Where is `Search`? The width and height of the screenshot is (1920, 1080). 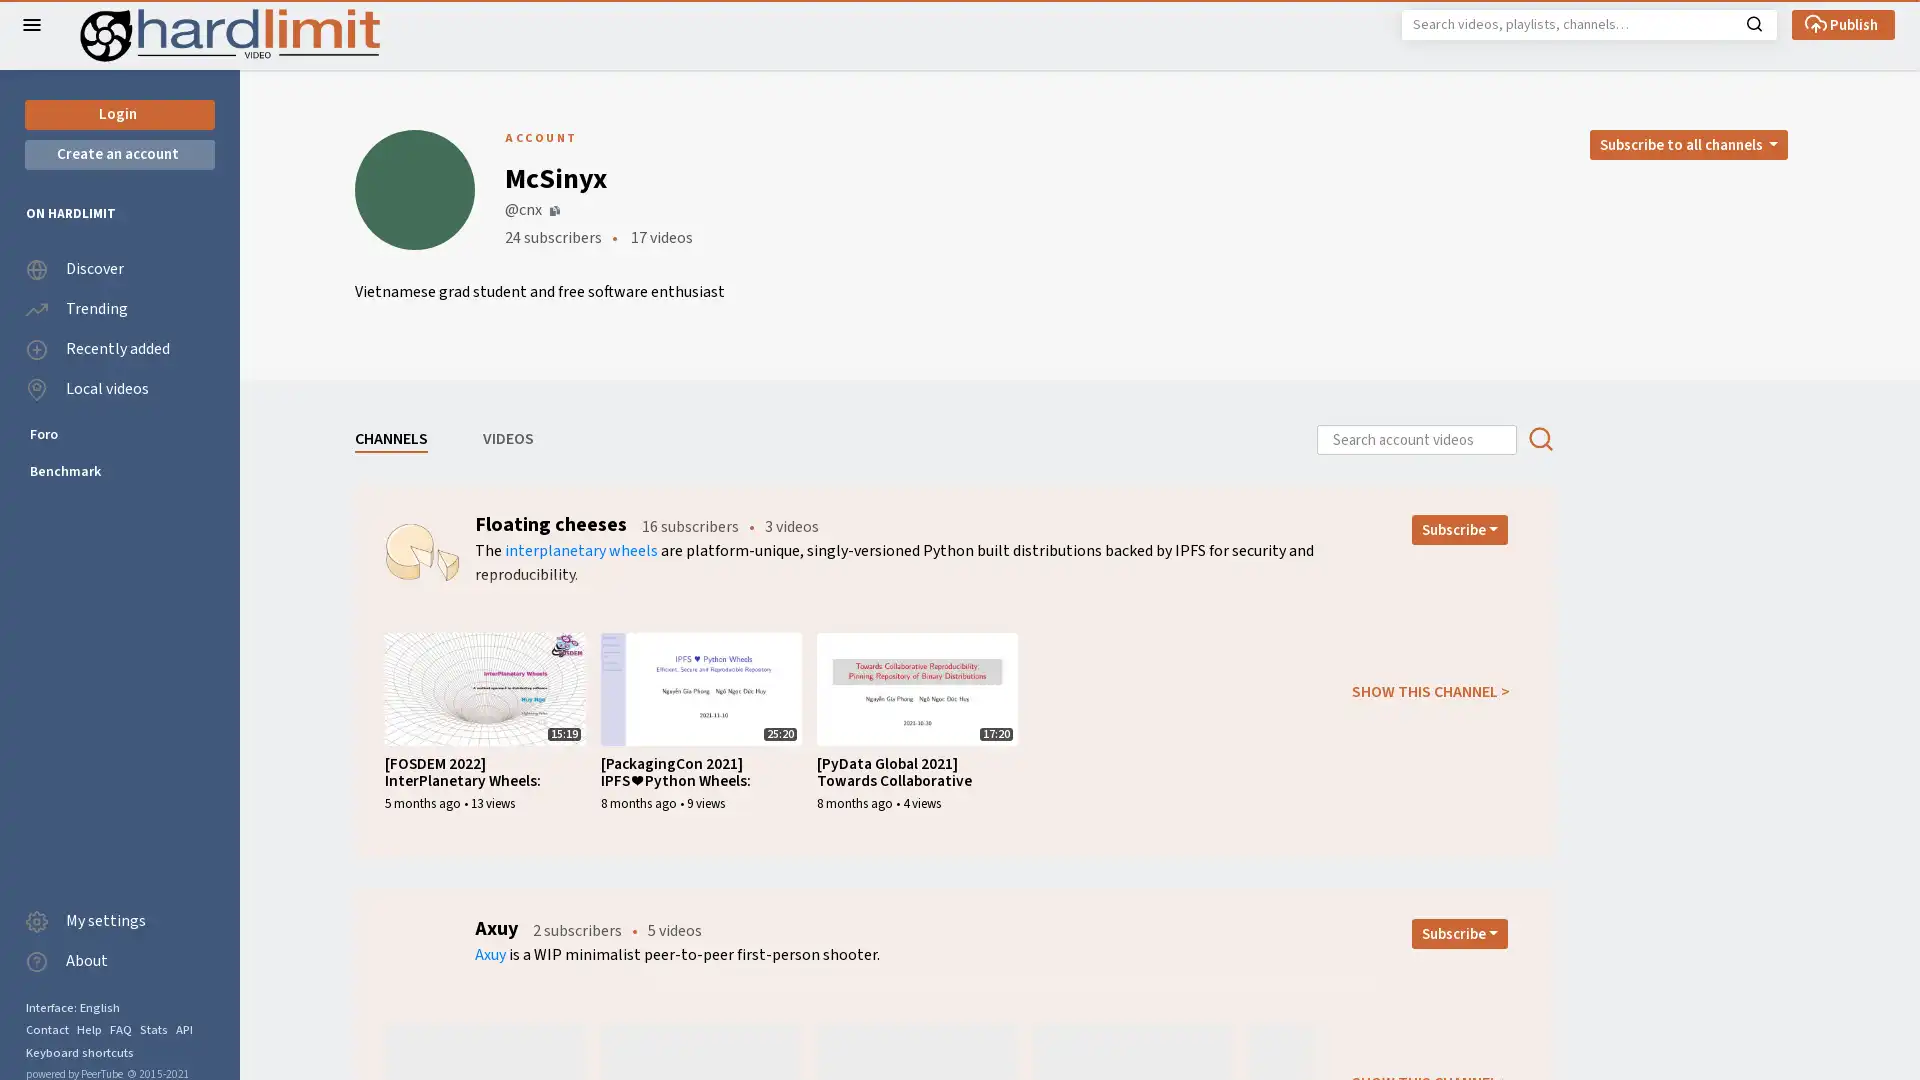 Search is located at coordinates (1539, 438).